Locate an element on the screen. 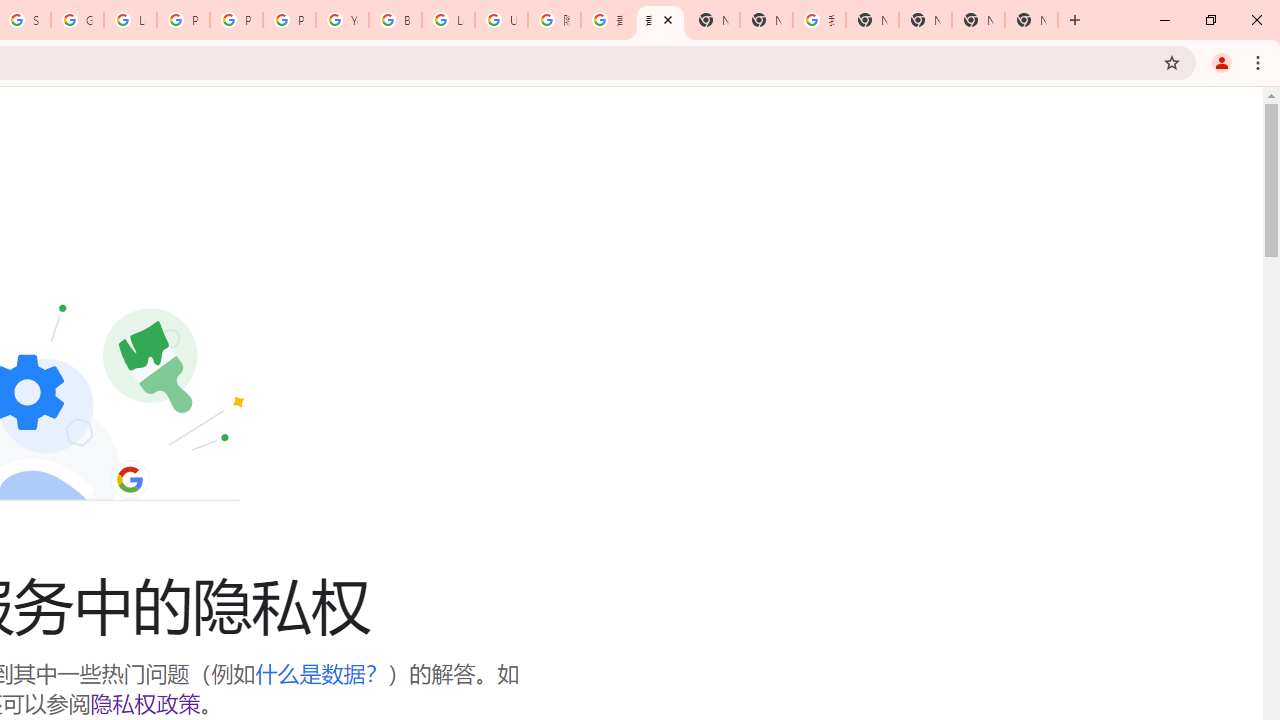  'Privacy Help Center - Policies Help' is located at coordinates (183, 20).